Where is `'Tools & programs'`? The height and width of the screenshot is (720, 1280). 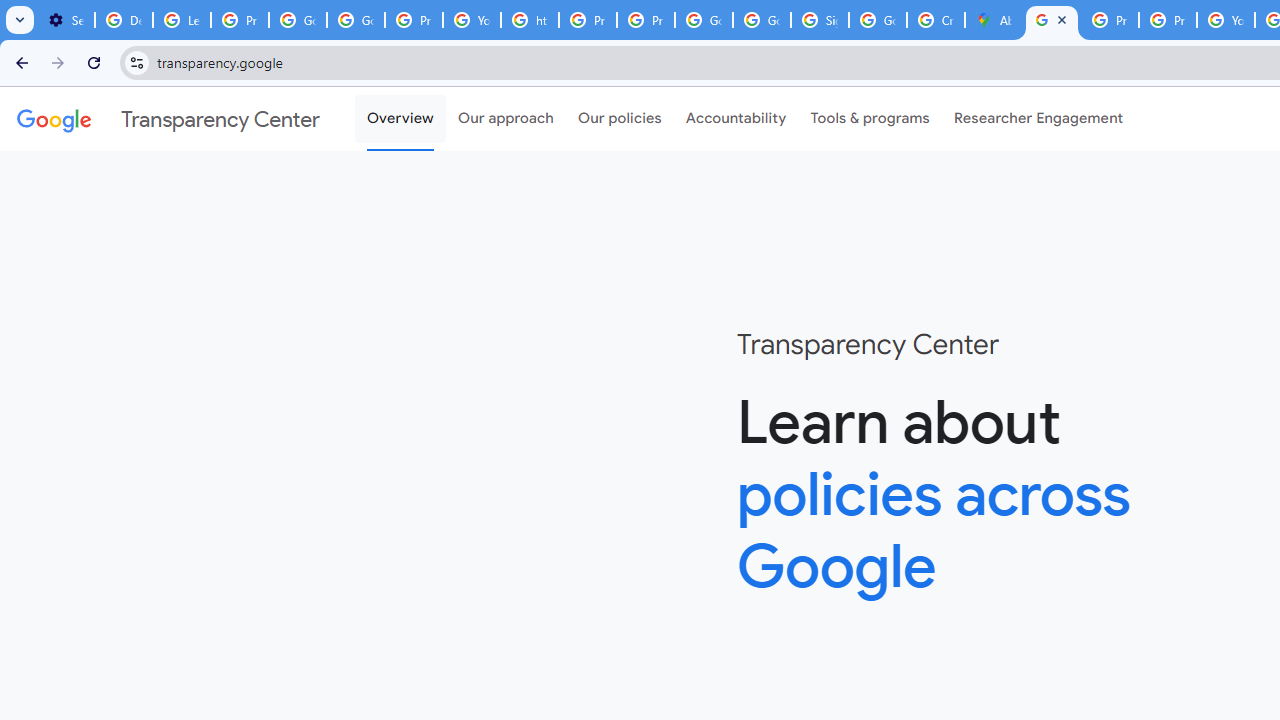
'Tools & programs' is located at coordinates (869, 119).